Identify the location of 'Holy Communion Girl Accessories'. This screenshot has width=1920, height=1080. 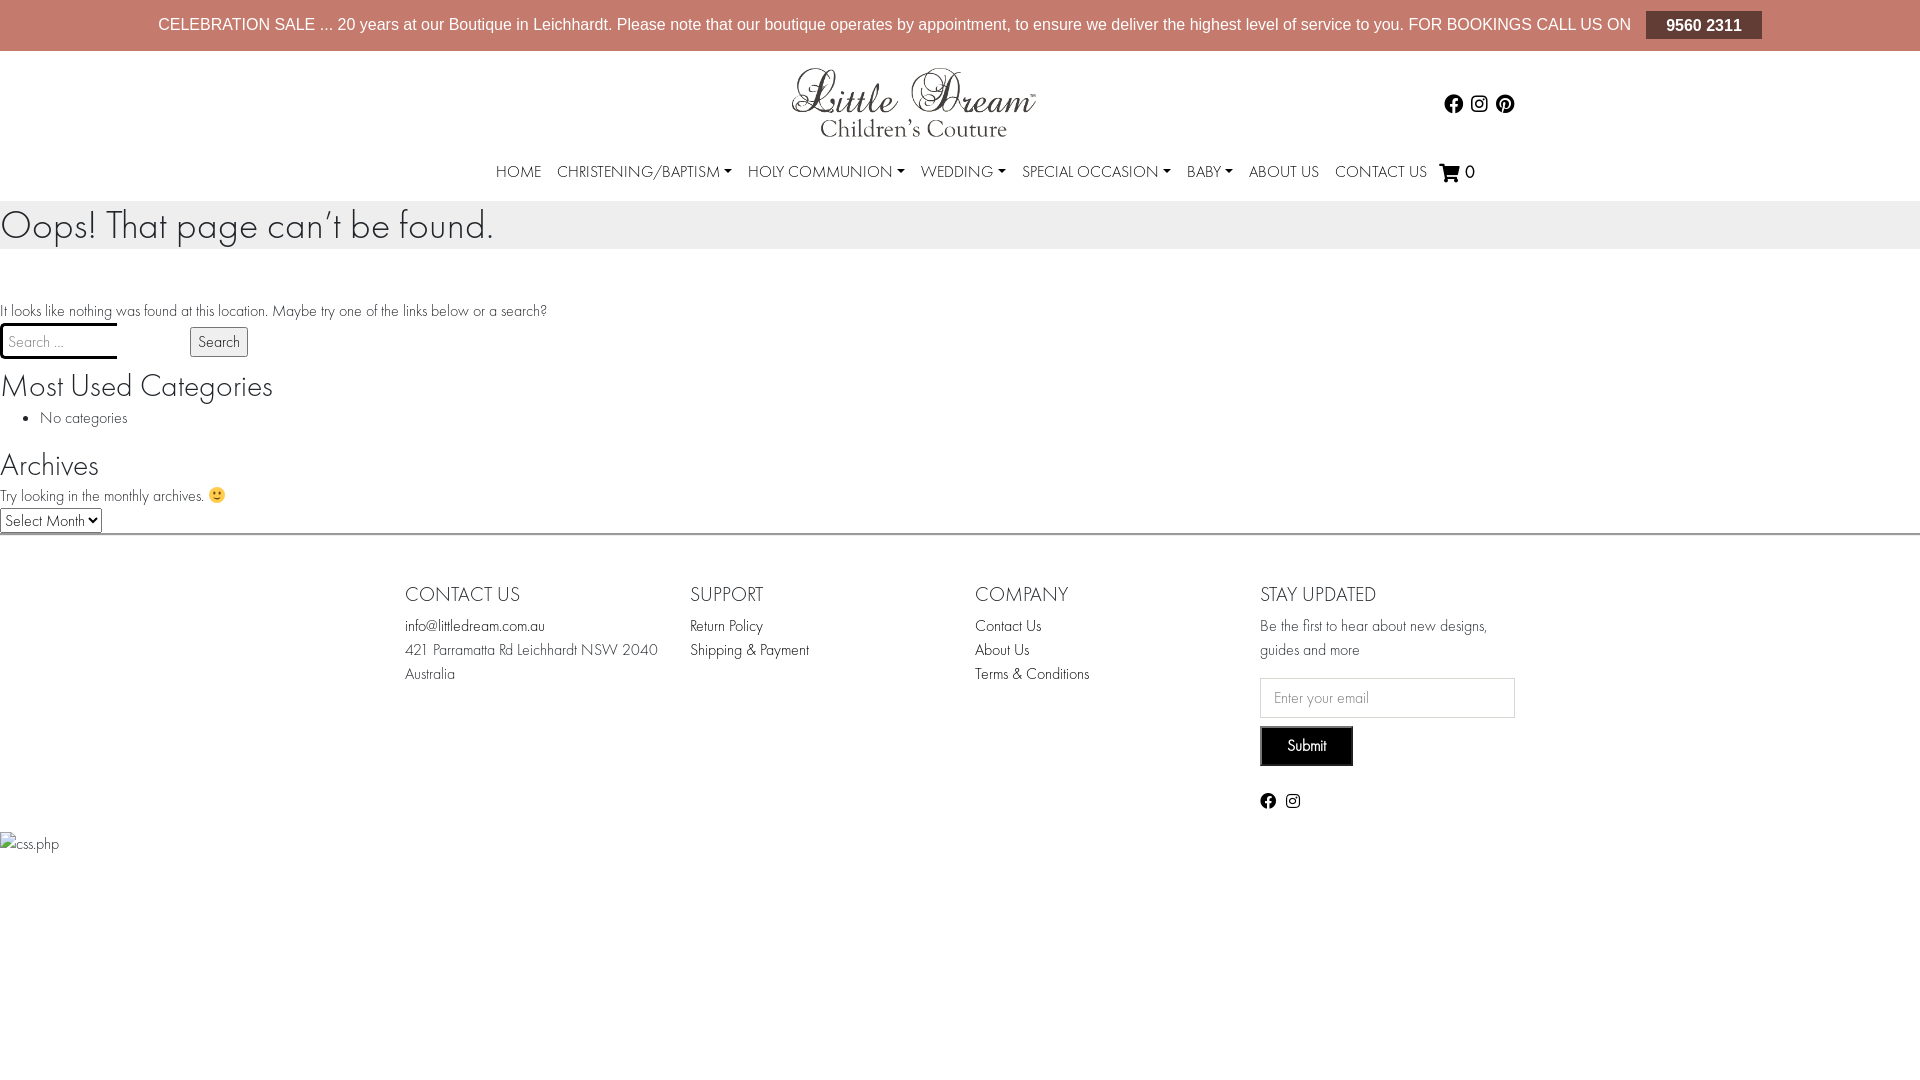
(771, 215).